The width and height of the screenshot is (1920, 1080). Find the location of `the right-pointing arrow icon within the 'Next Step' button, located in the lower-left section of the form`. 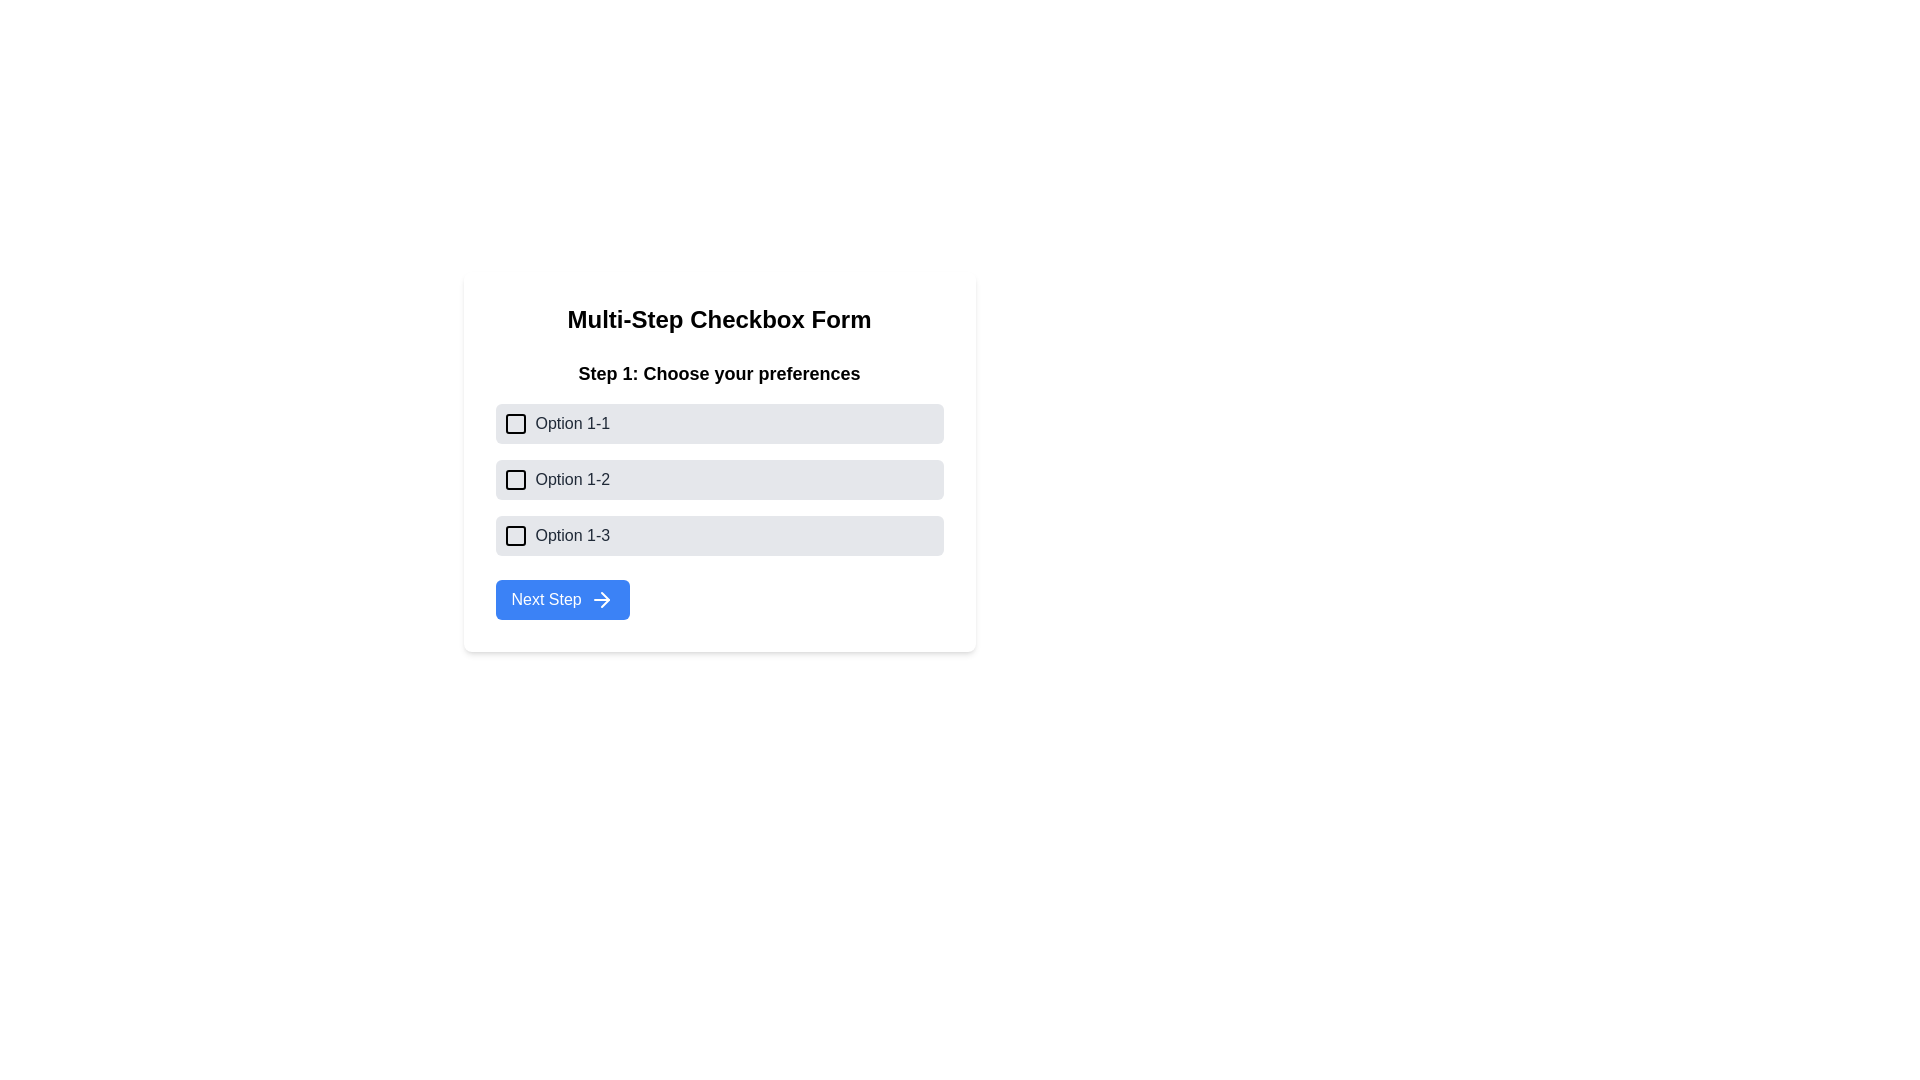

the right-pointing arrow icon within the 'Next Step' button, located in the lower-left section of the form is located at coordinates (604, 599).